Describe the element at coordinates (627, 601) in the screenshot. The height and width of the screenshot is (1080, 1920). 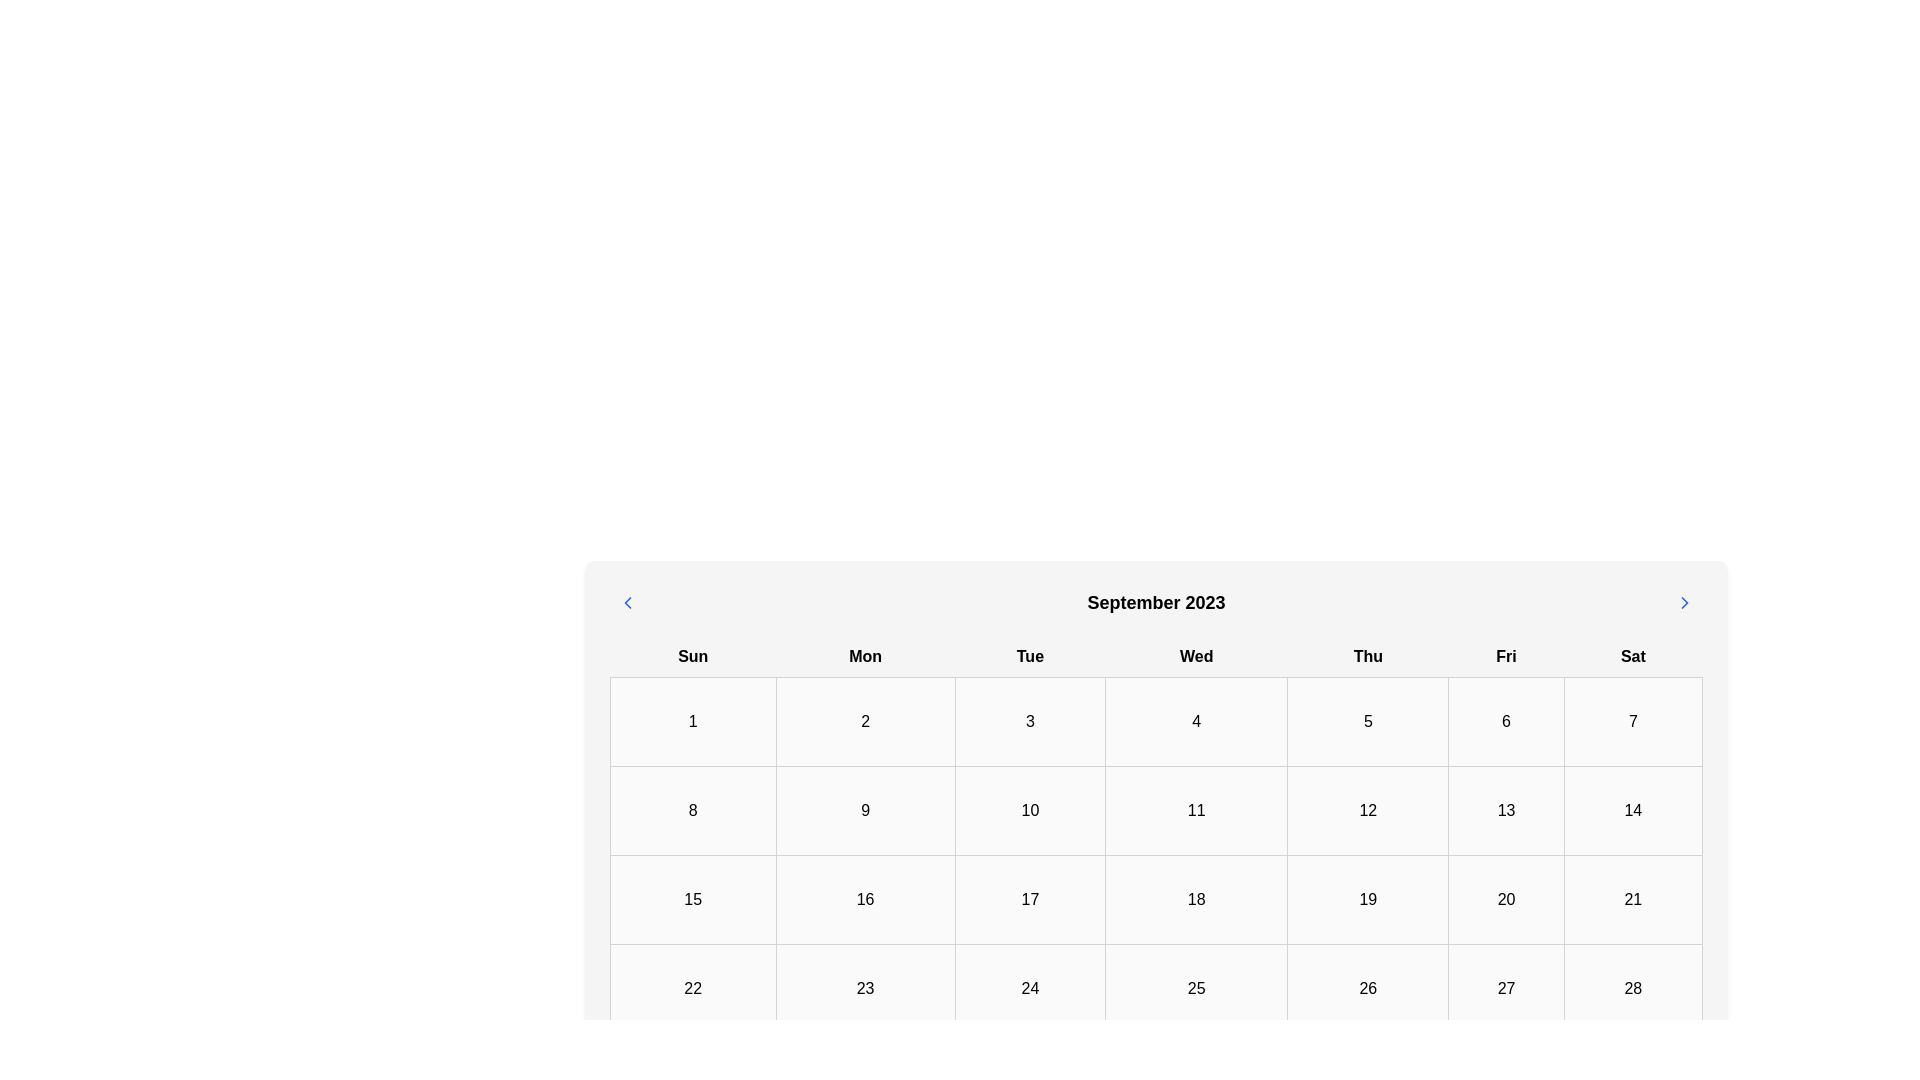
I see `the button on the left side of the calendar interface` at that location.